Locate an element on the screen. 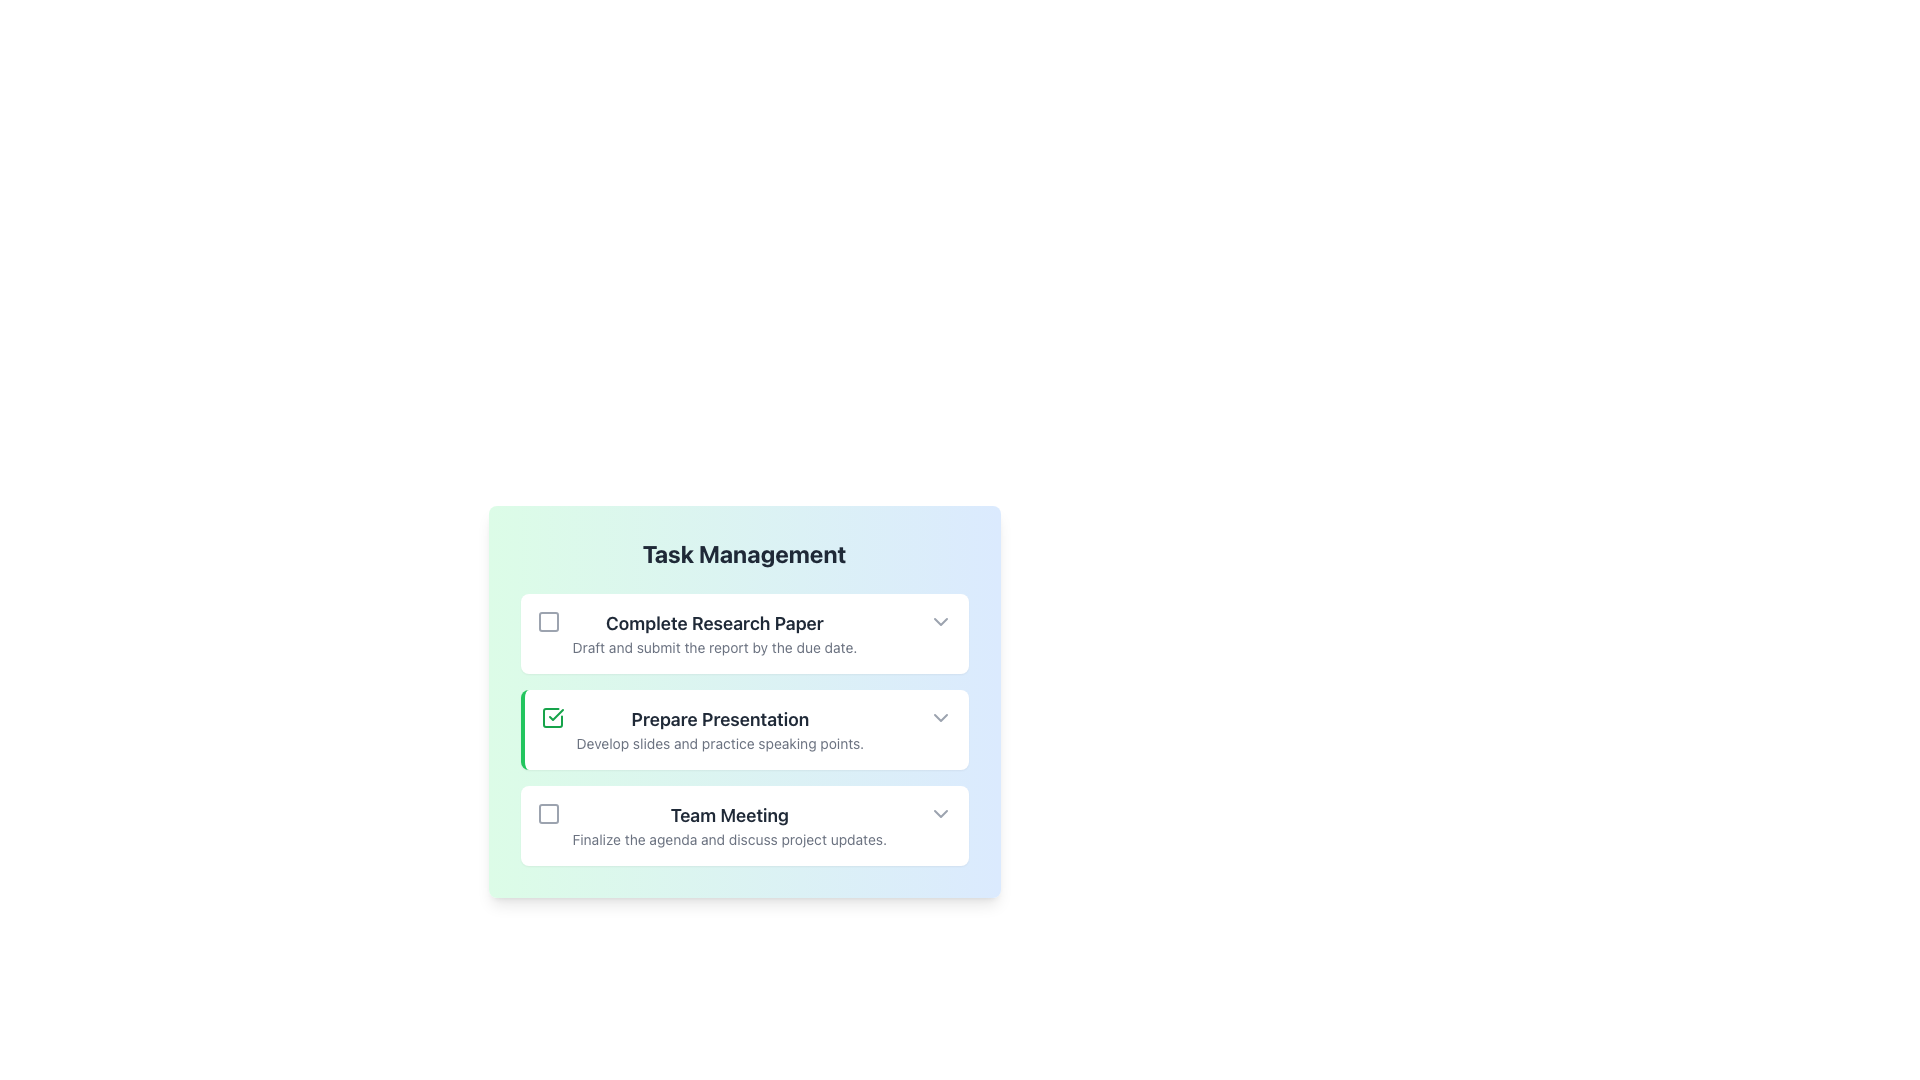  the text element that says 'Draft and submit the report by the due date.' located beneath the title 'Complete Research Paper' in the 'Task Management' interface is located at coordinates (715, 648).